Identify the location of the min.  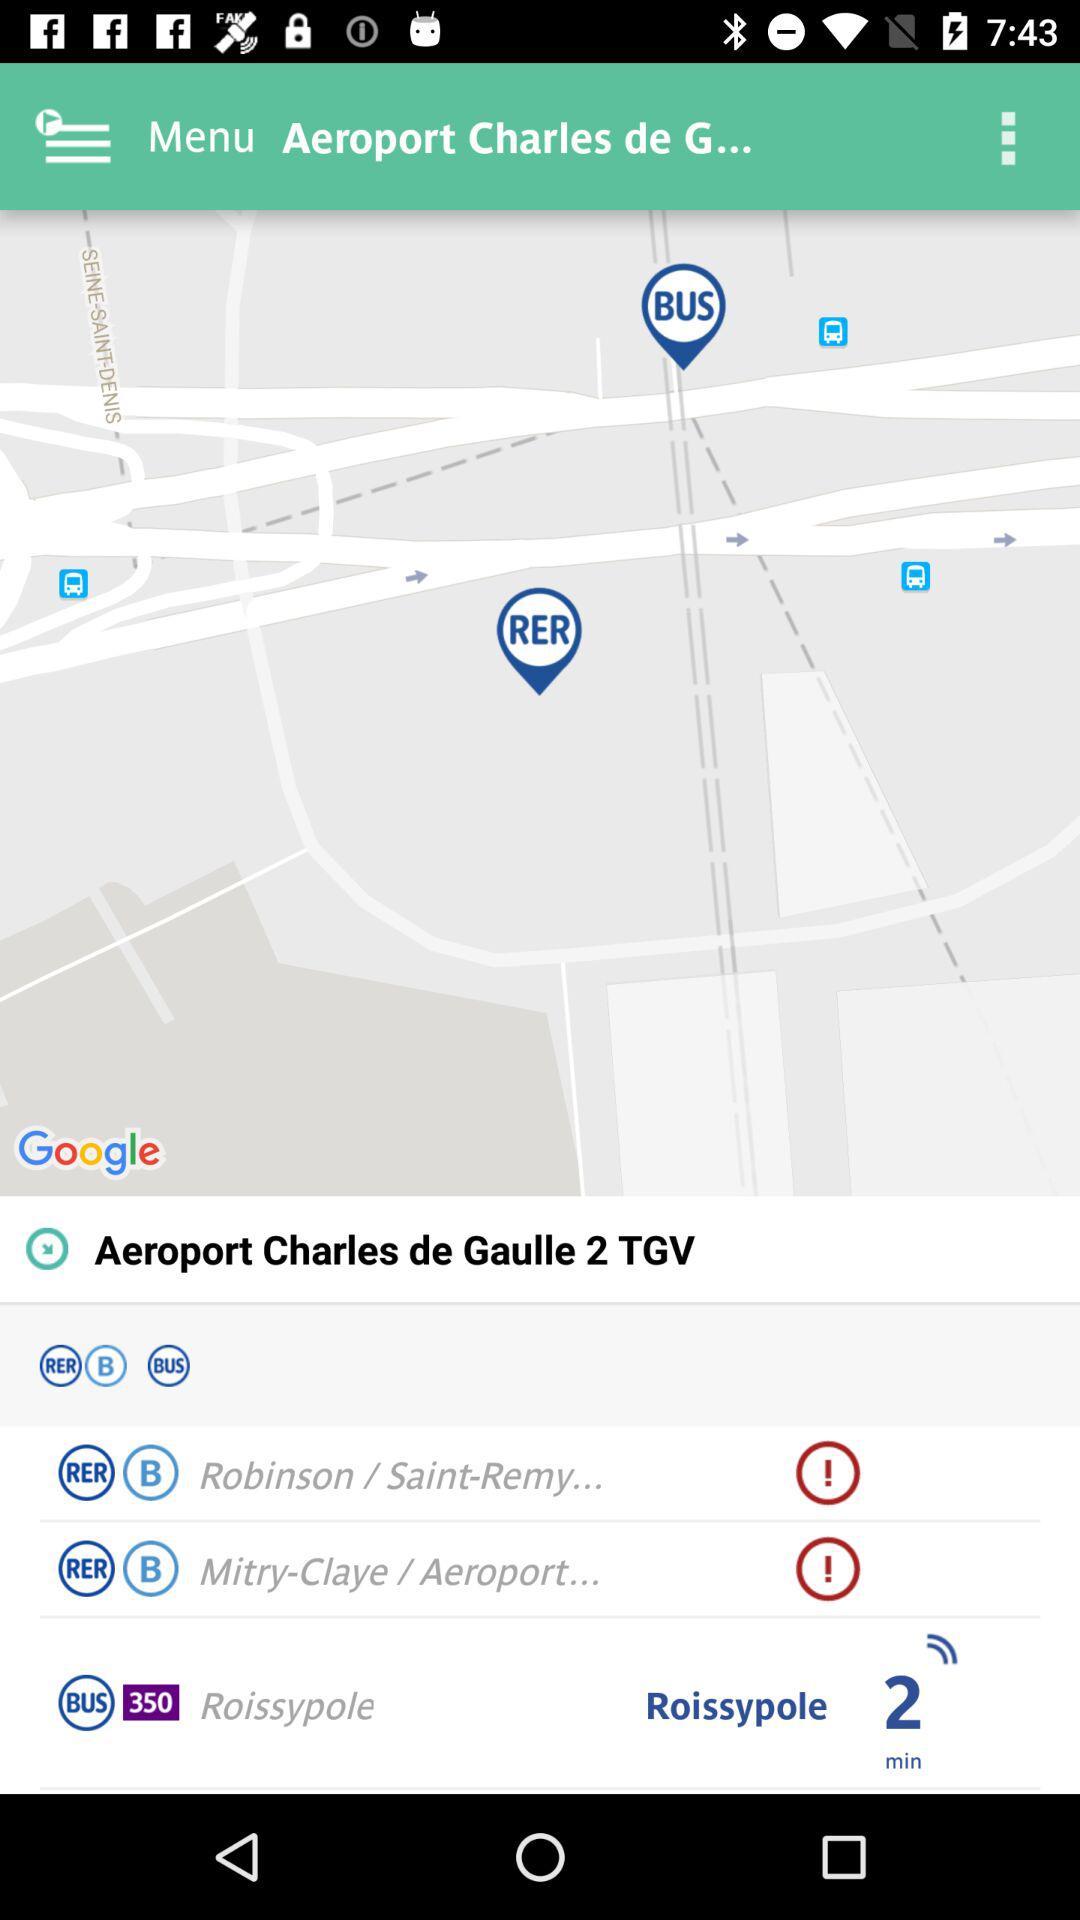
(903, 1758).